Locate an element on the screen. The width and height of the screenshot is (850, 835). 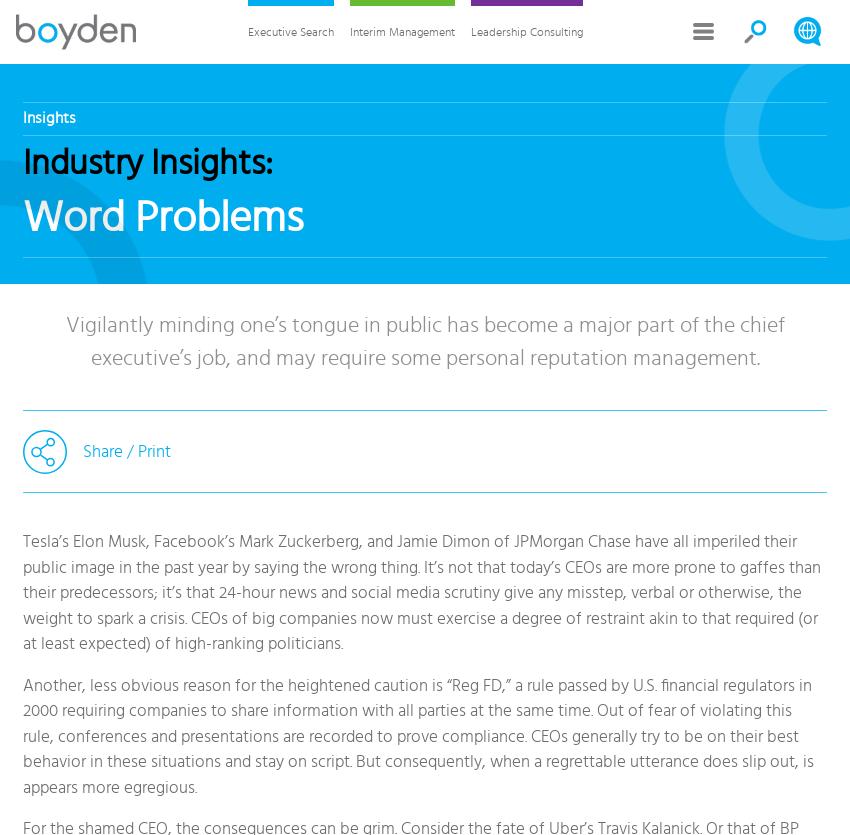
'Insights' is located at coordinates (49, 116).